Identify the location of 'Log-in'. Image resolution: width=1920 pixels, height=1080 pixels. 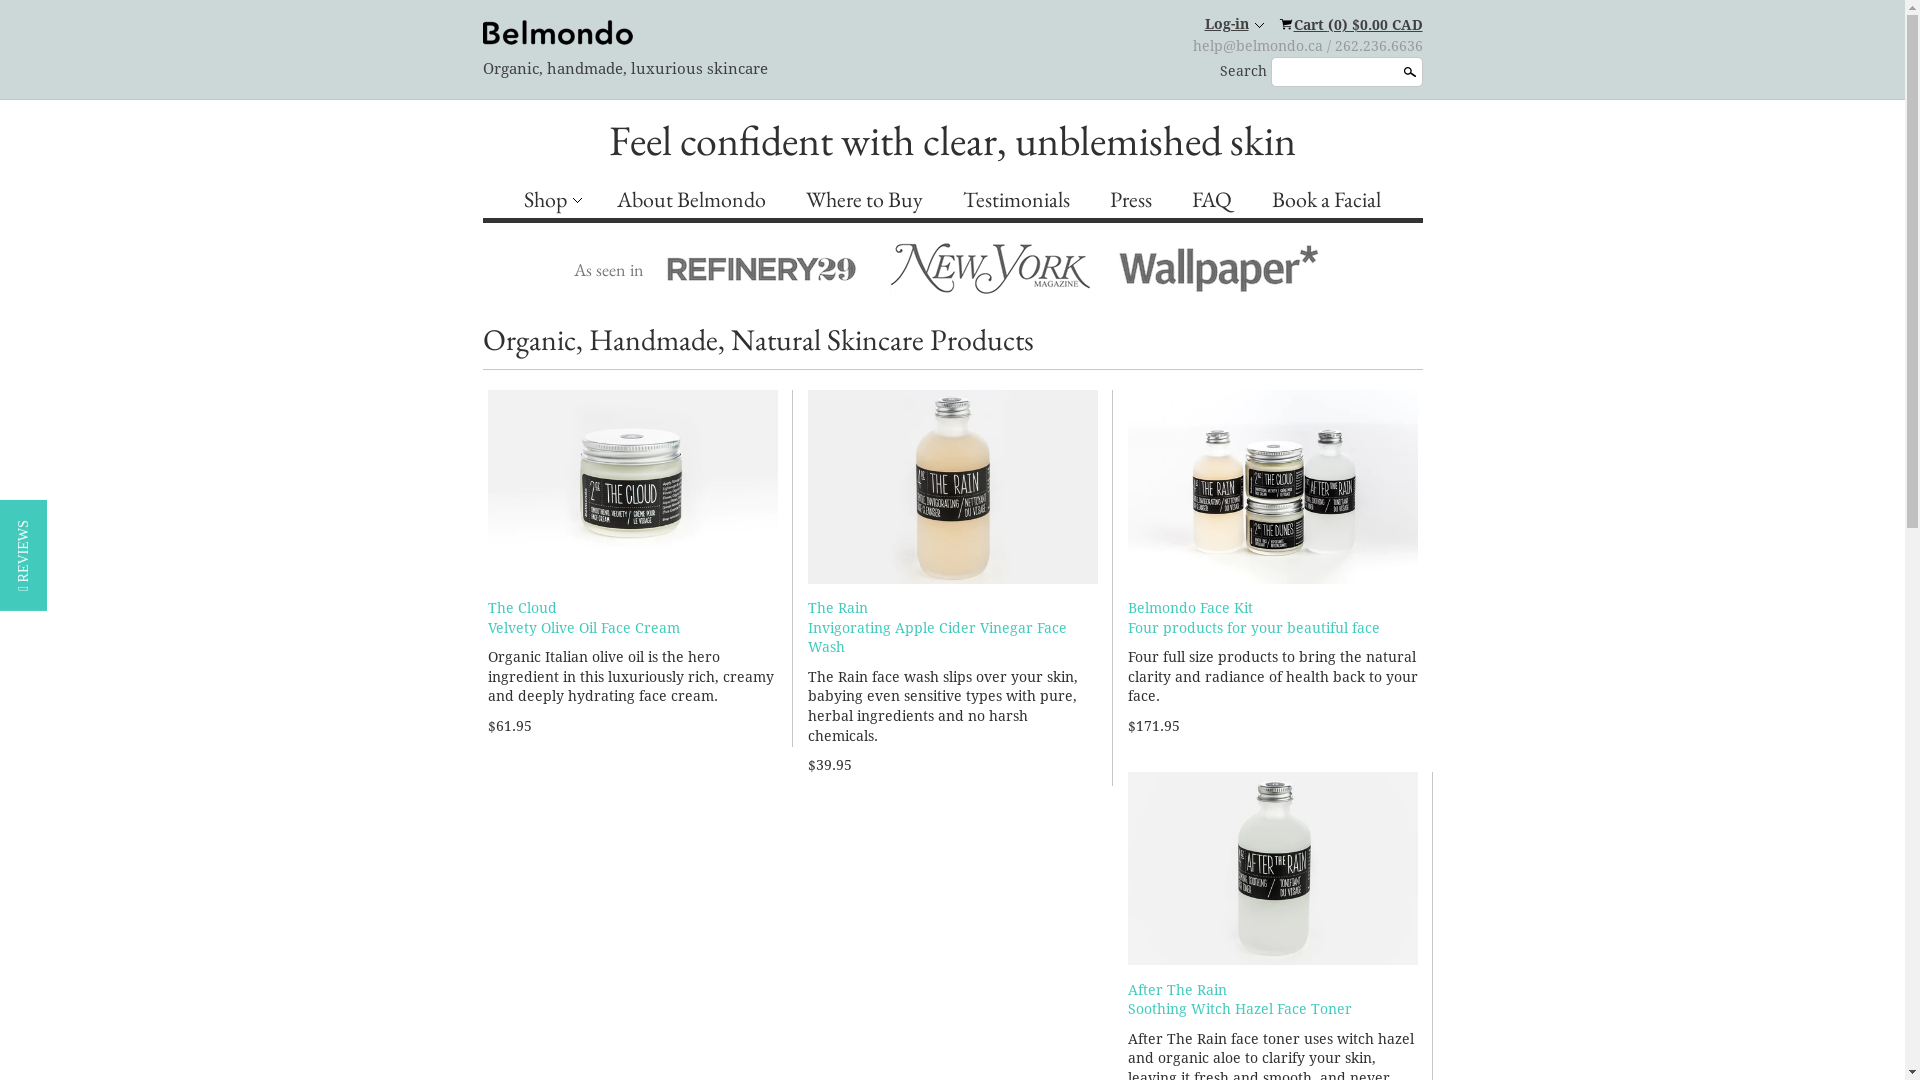
(1232, 24).